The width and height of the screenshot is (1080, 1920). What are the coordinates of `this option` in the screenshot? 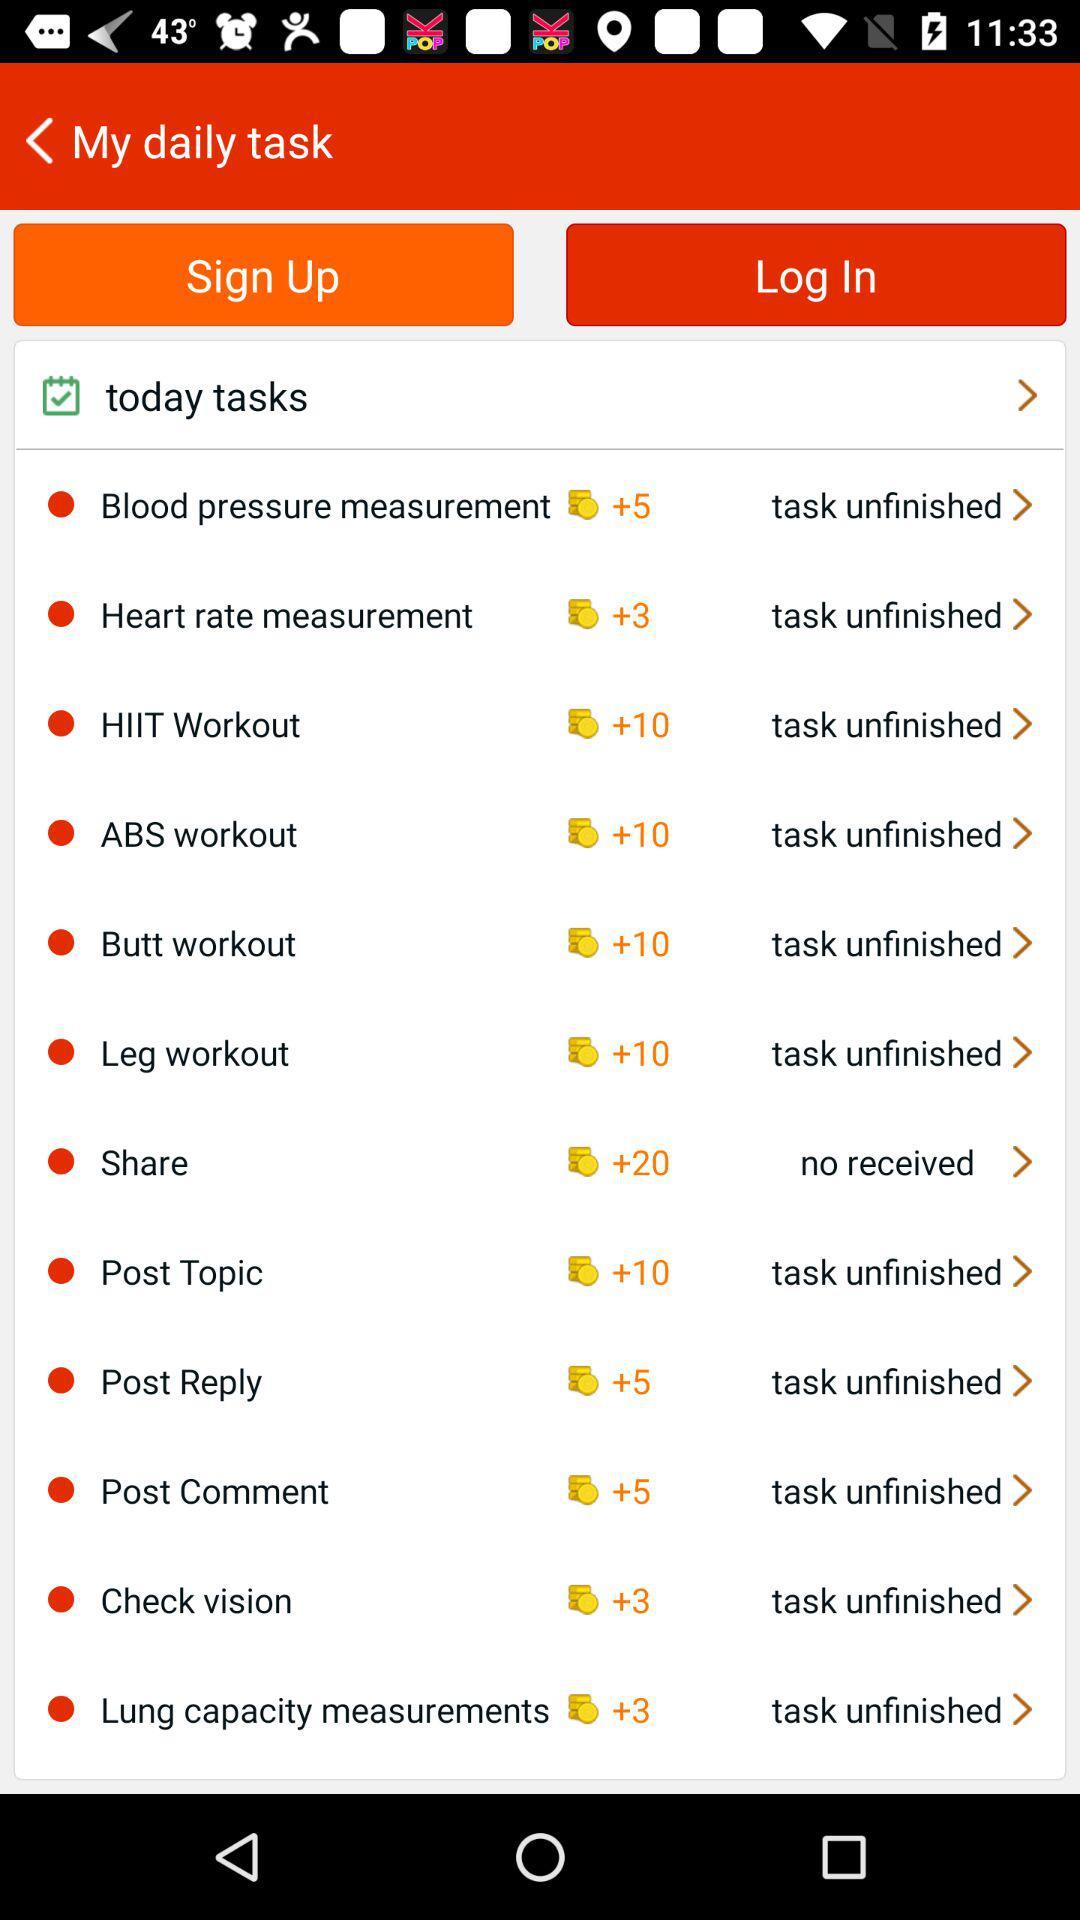 It's located at (60, 1269).